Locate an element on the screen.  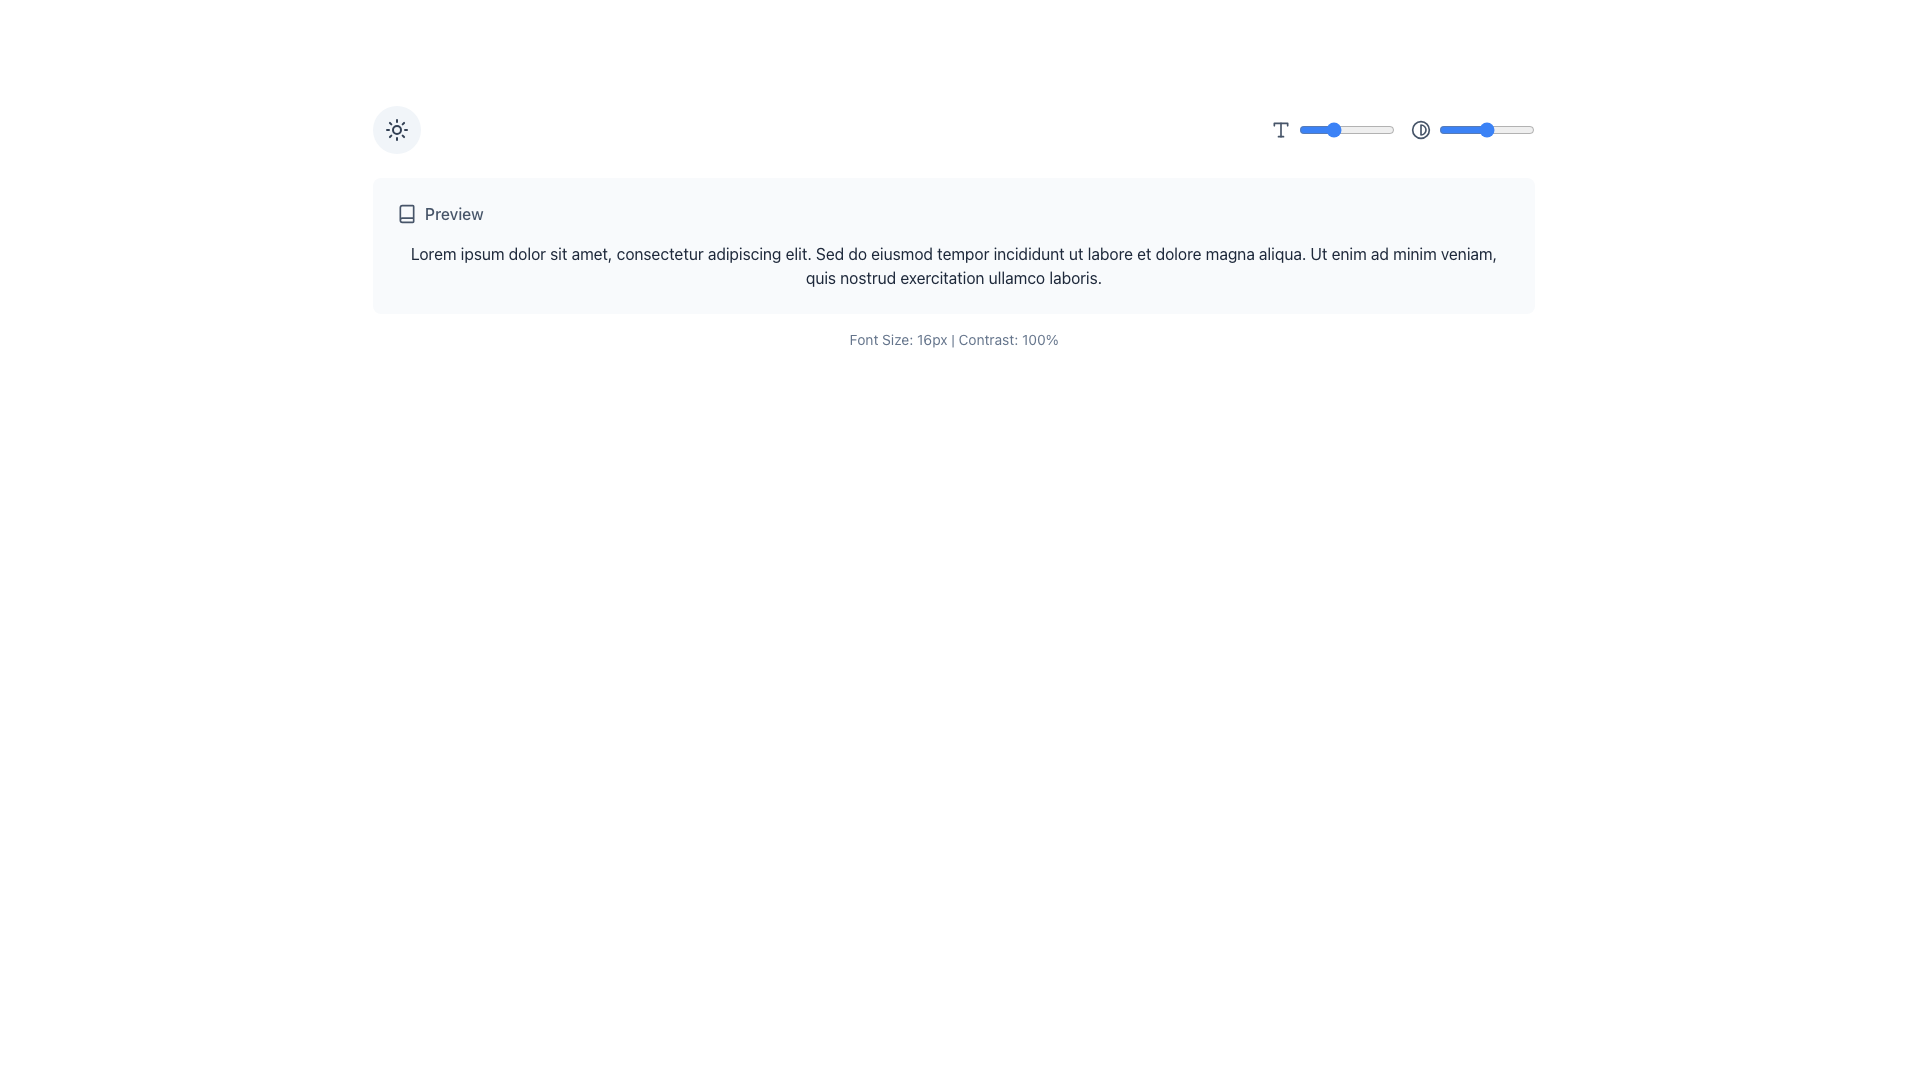
the 'eye' icon located in the upper right corner of the UI is located at coordinates (1516, 134).